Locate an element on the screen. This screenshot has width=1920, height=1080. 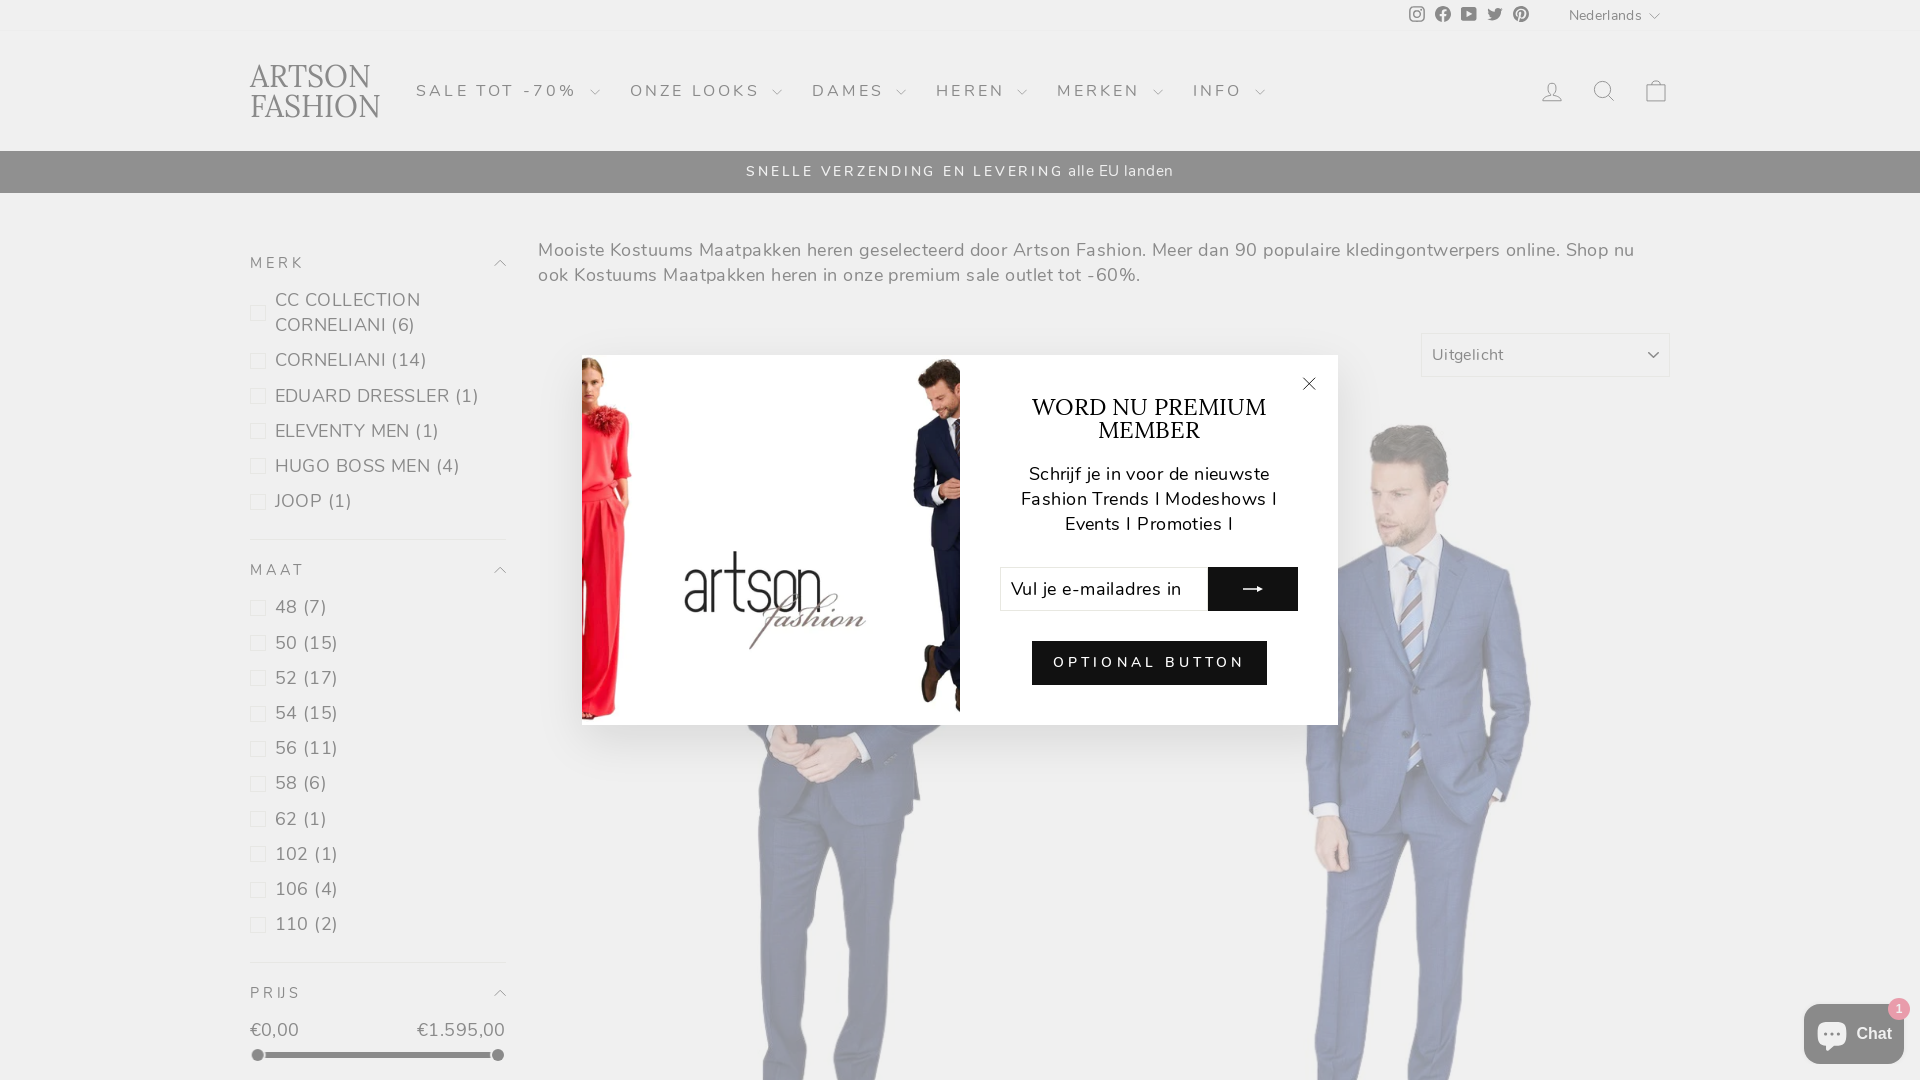
'Pinterest' is located at coordinates (1507, 15).